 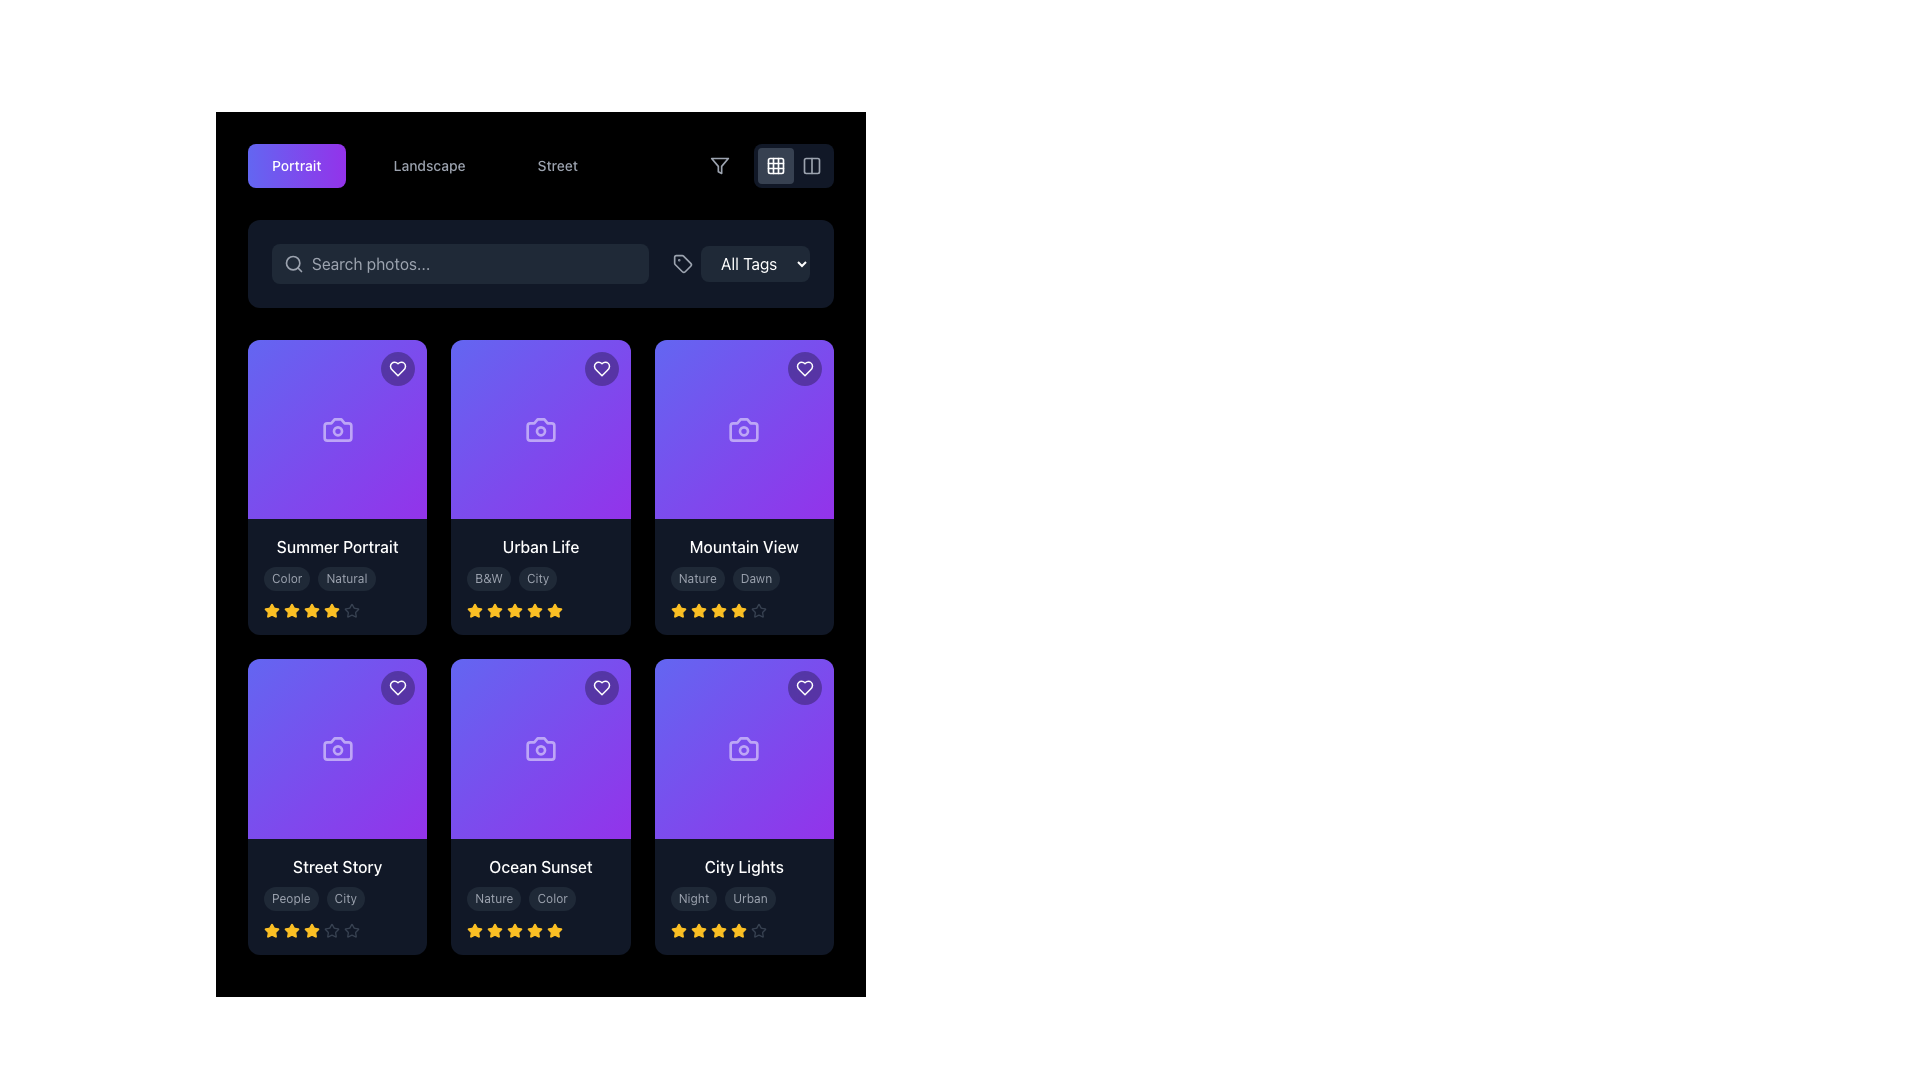 I want to click on the heart icon representing the 'favorite' feature for the 'Ocean Sunset' item, located in the top-right region of the card, so click(x=600, y=687).